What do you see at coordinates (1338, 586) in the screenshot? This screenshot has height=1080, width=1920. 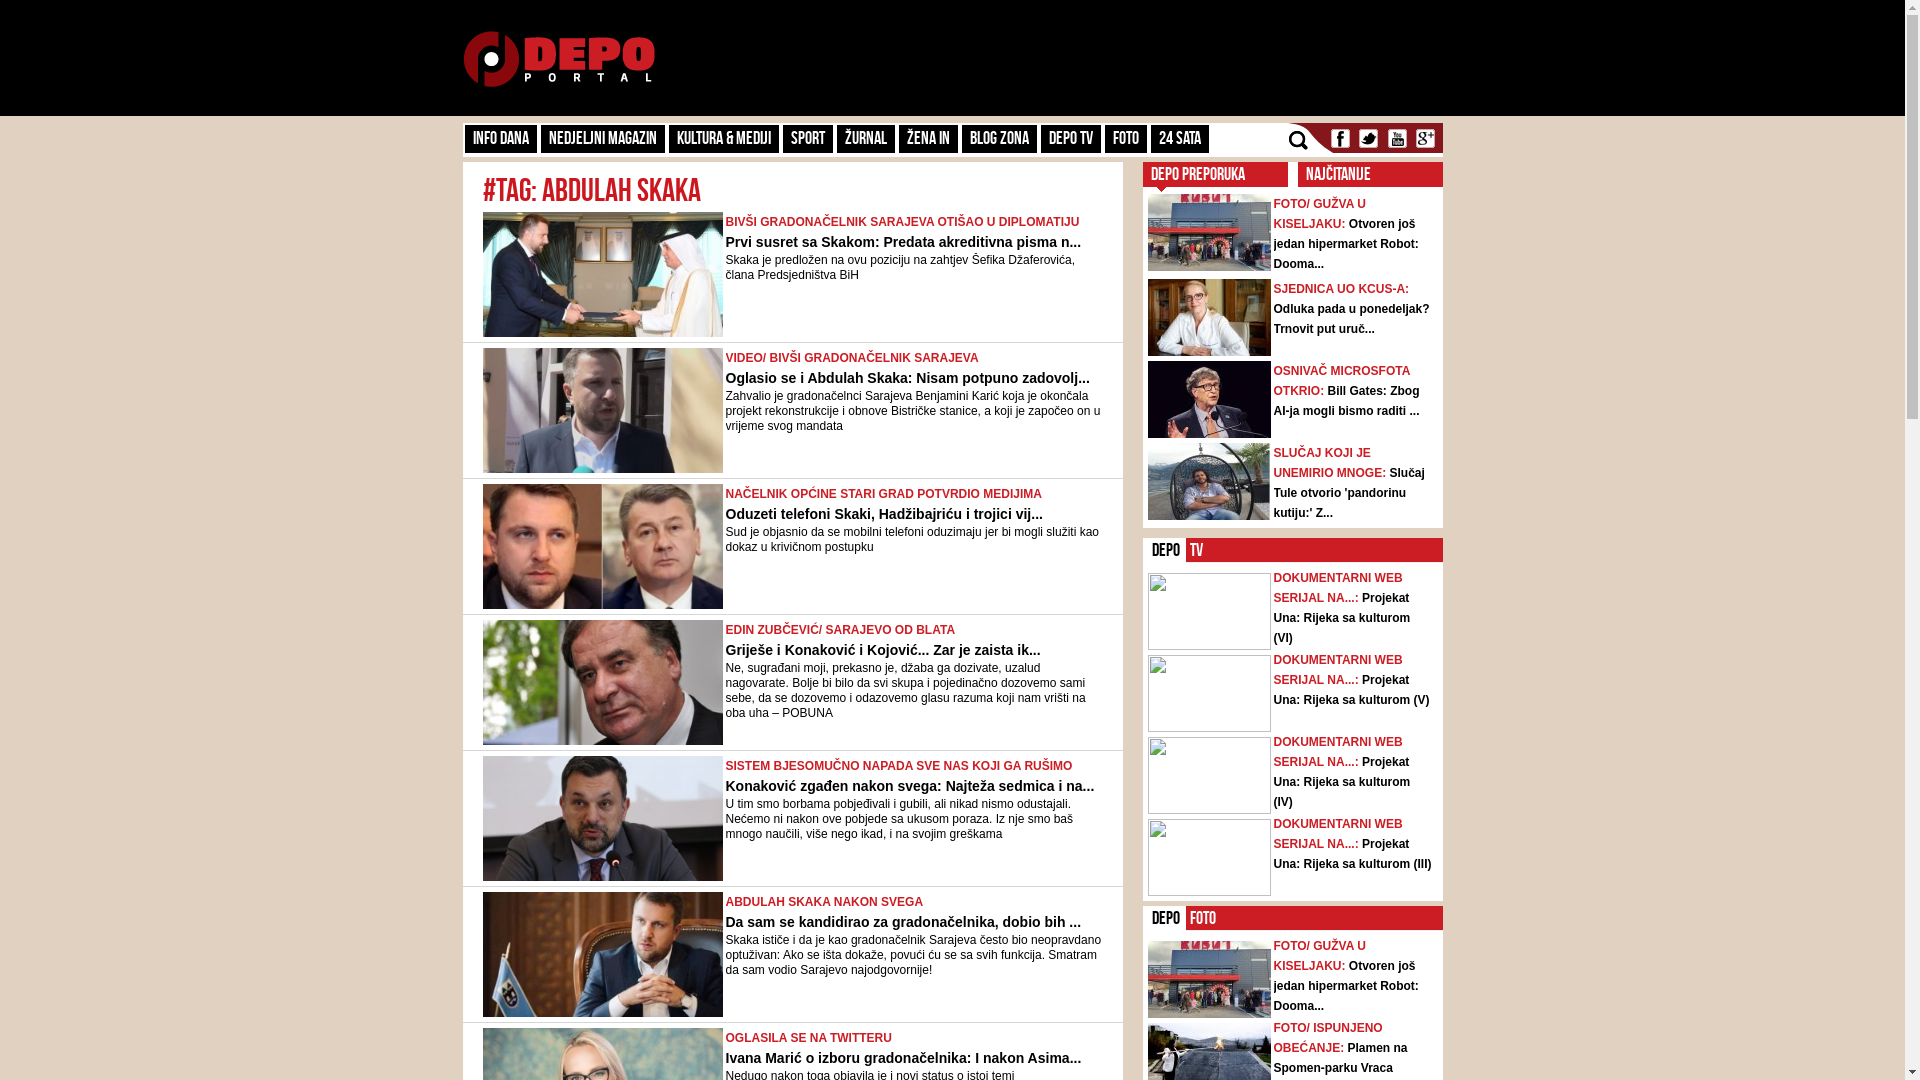 I see `'DOKUMENTARNI WEB SERIJAL NA...:'` at bounding box center [1338, 586].